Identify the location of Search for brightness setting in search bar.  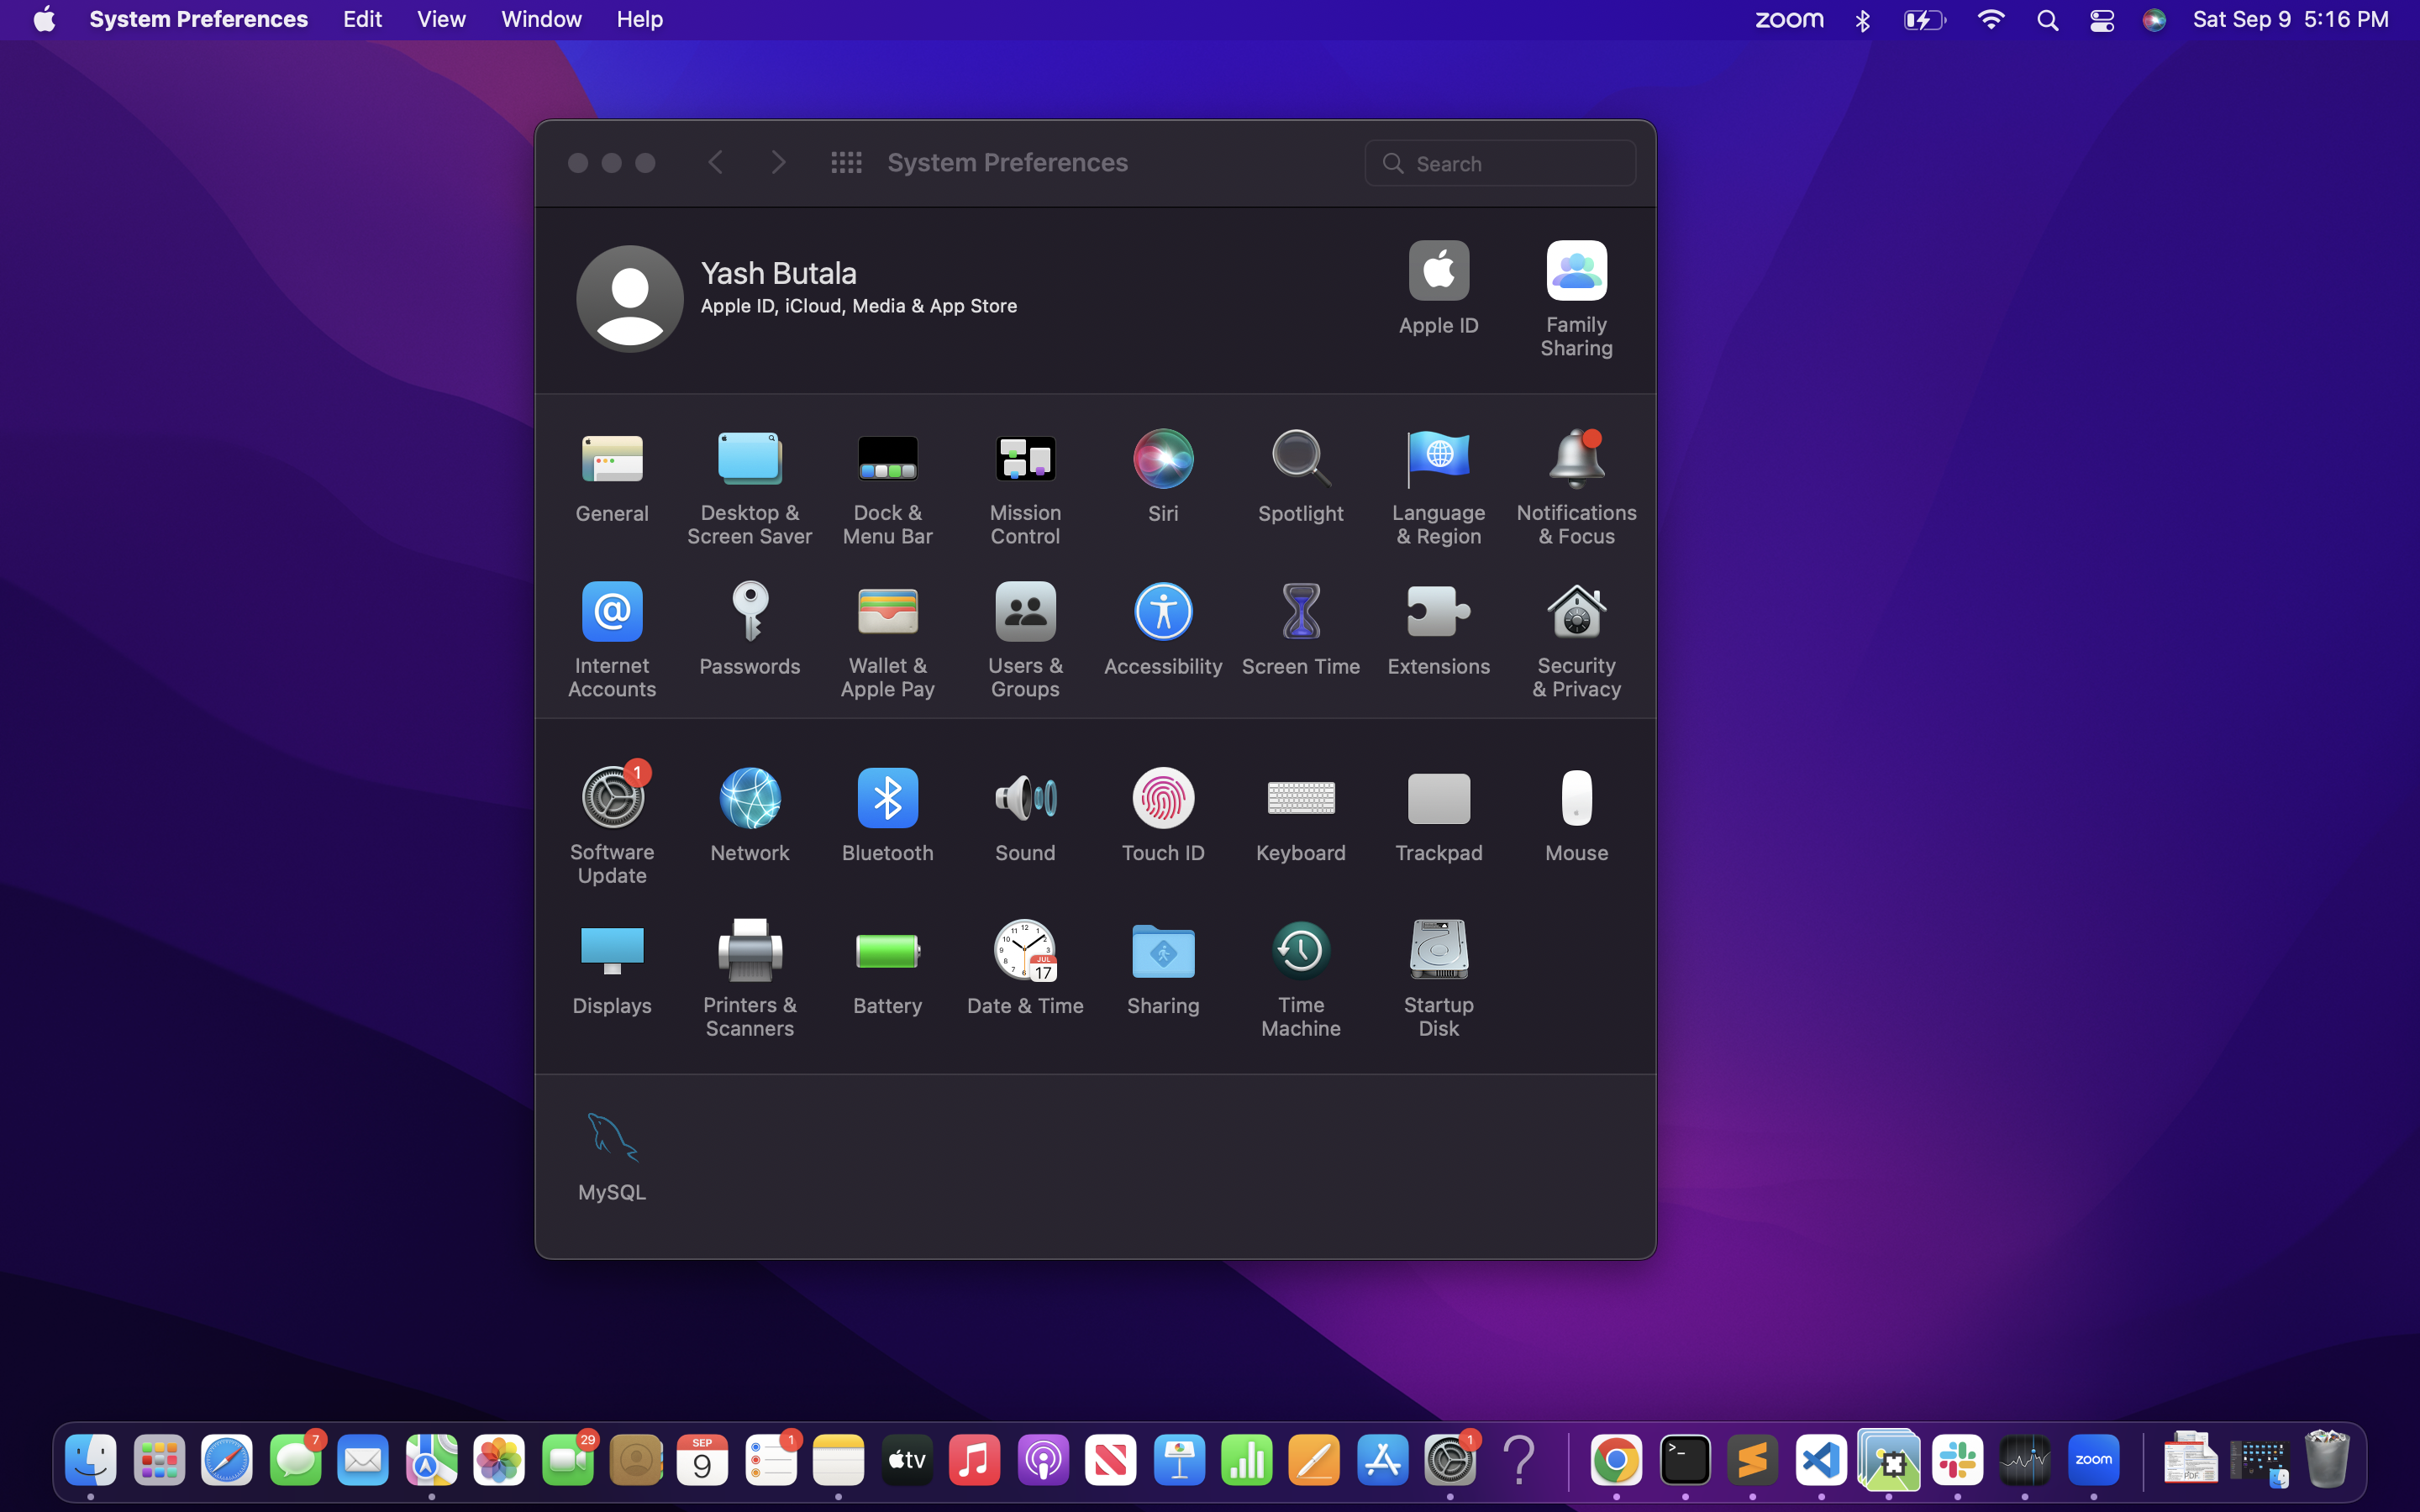
(1502, 160).